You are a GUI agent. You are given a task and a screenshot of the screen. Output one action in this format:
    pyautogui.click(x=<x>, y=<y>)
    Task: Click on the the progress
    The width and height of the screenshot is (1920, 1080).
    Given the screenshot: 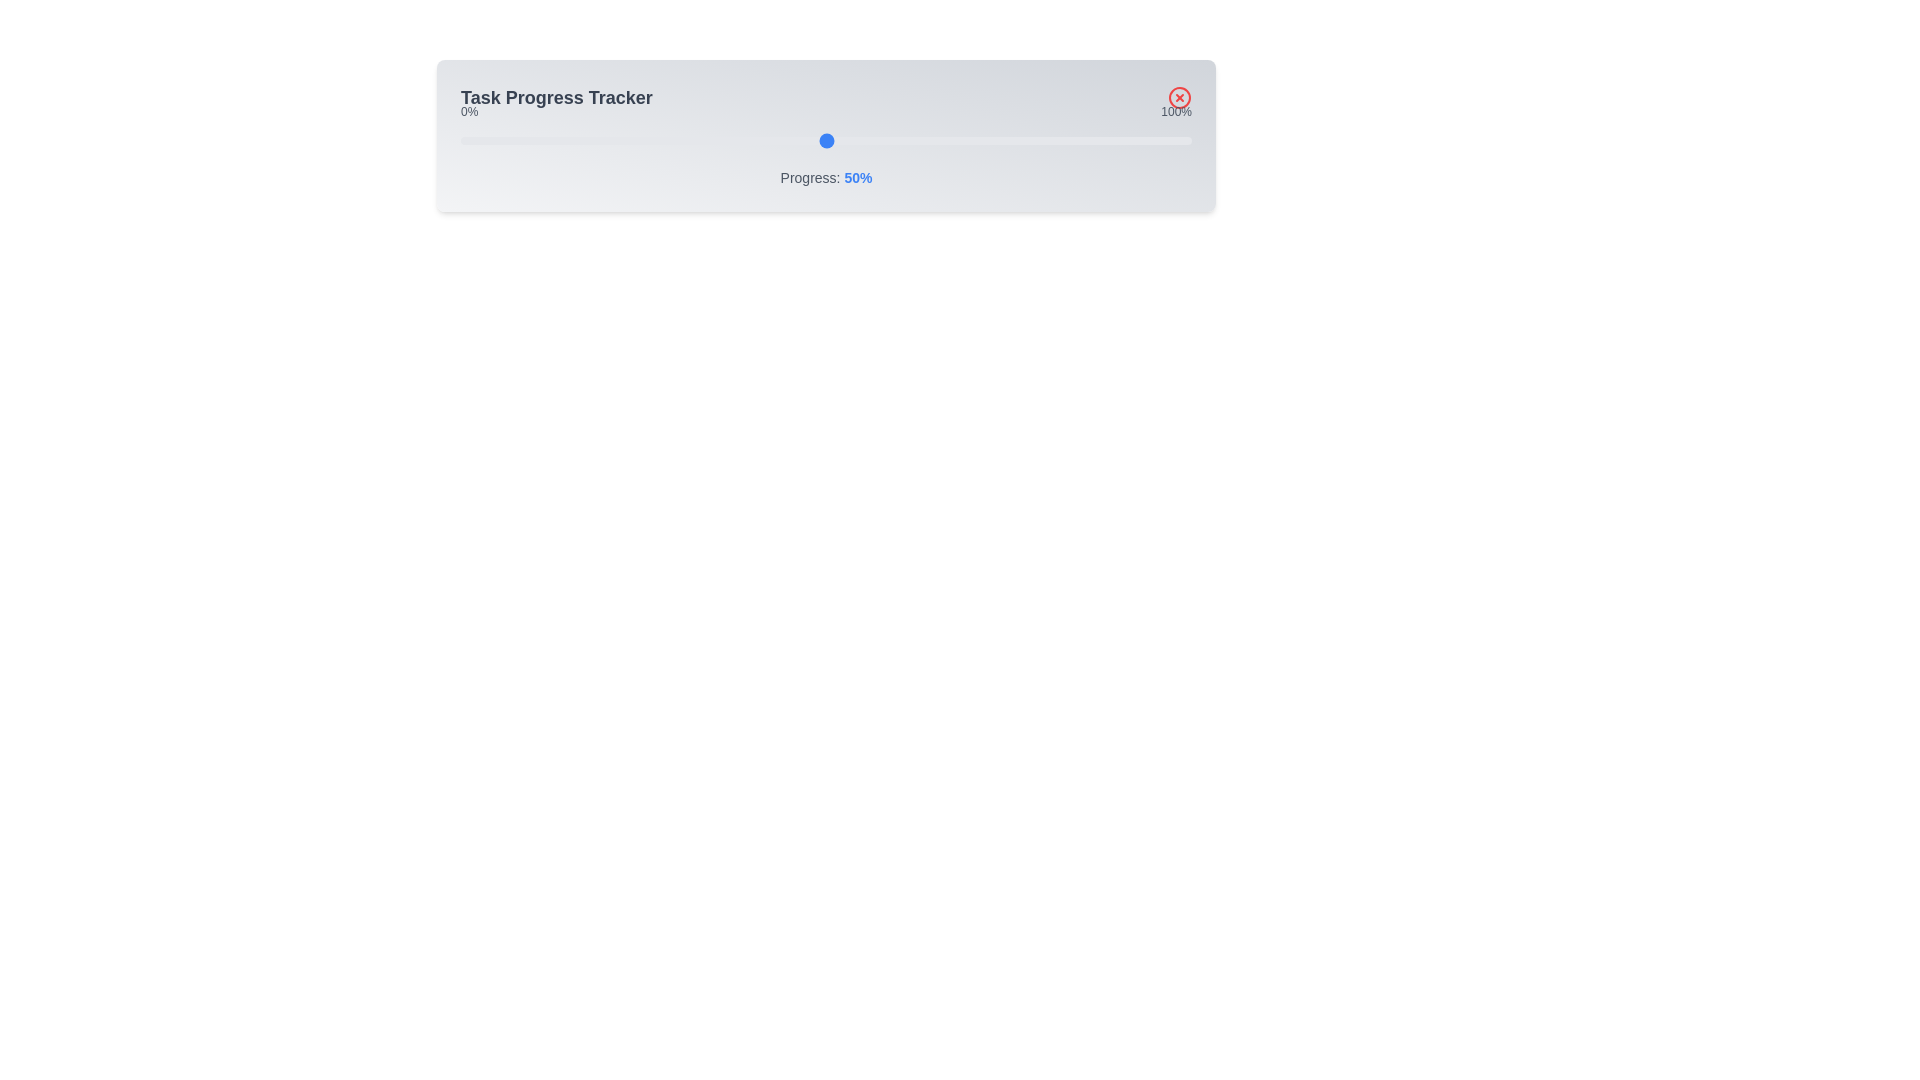 What is the action you would take?
    pyautogui.click(x=774, y=140)
    